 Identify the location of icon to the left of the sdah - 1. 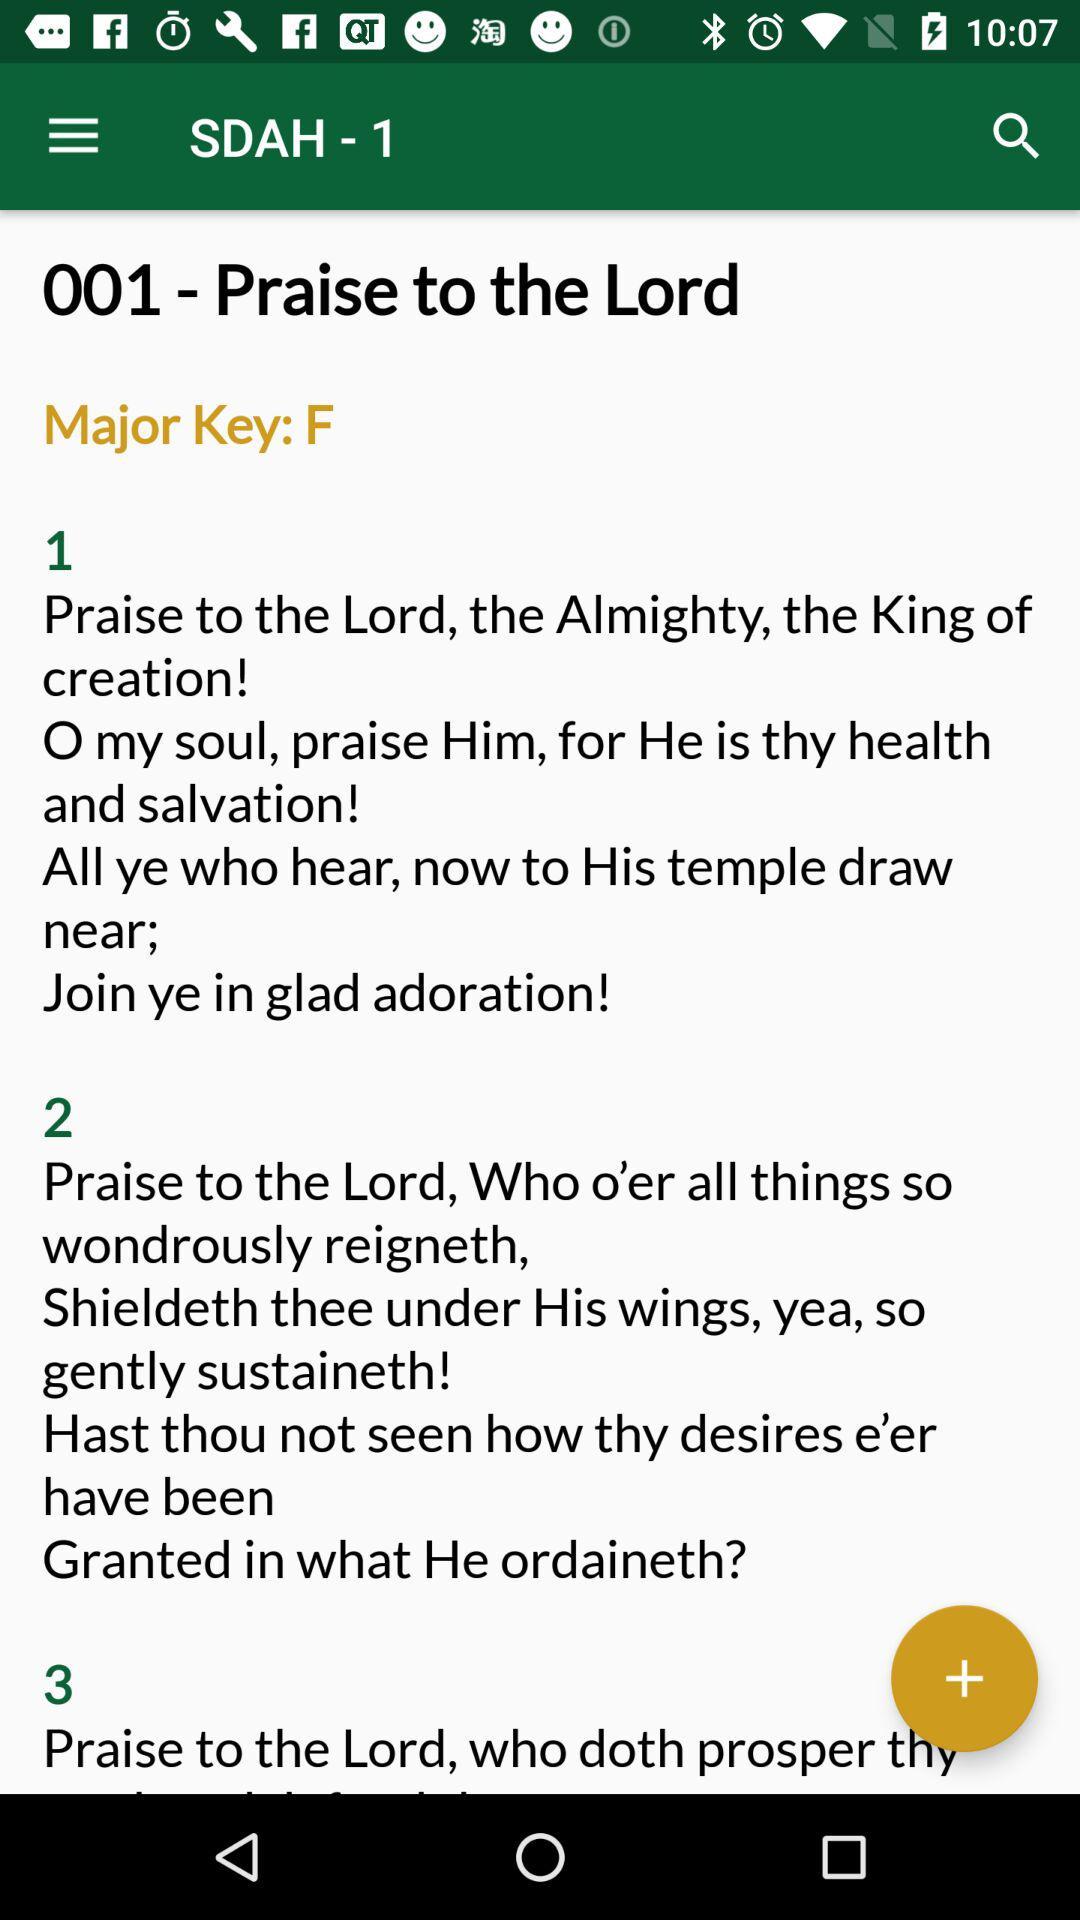
(72, 135).